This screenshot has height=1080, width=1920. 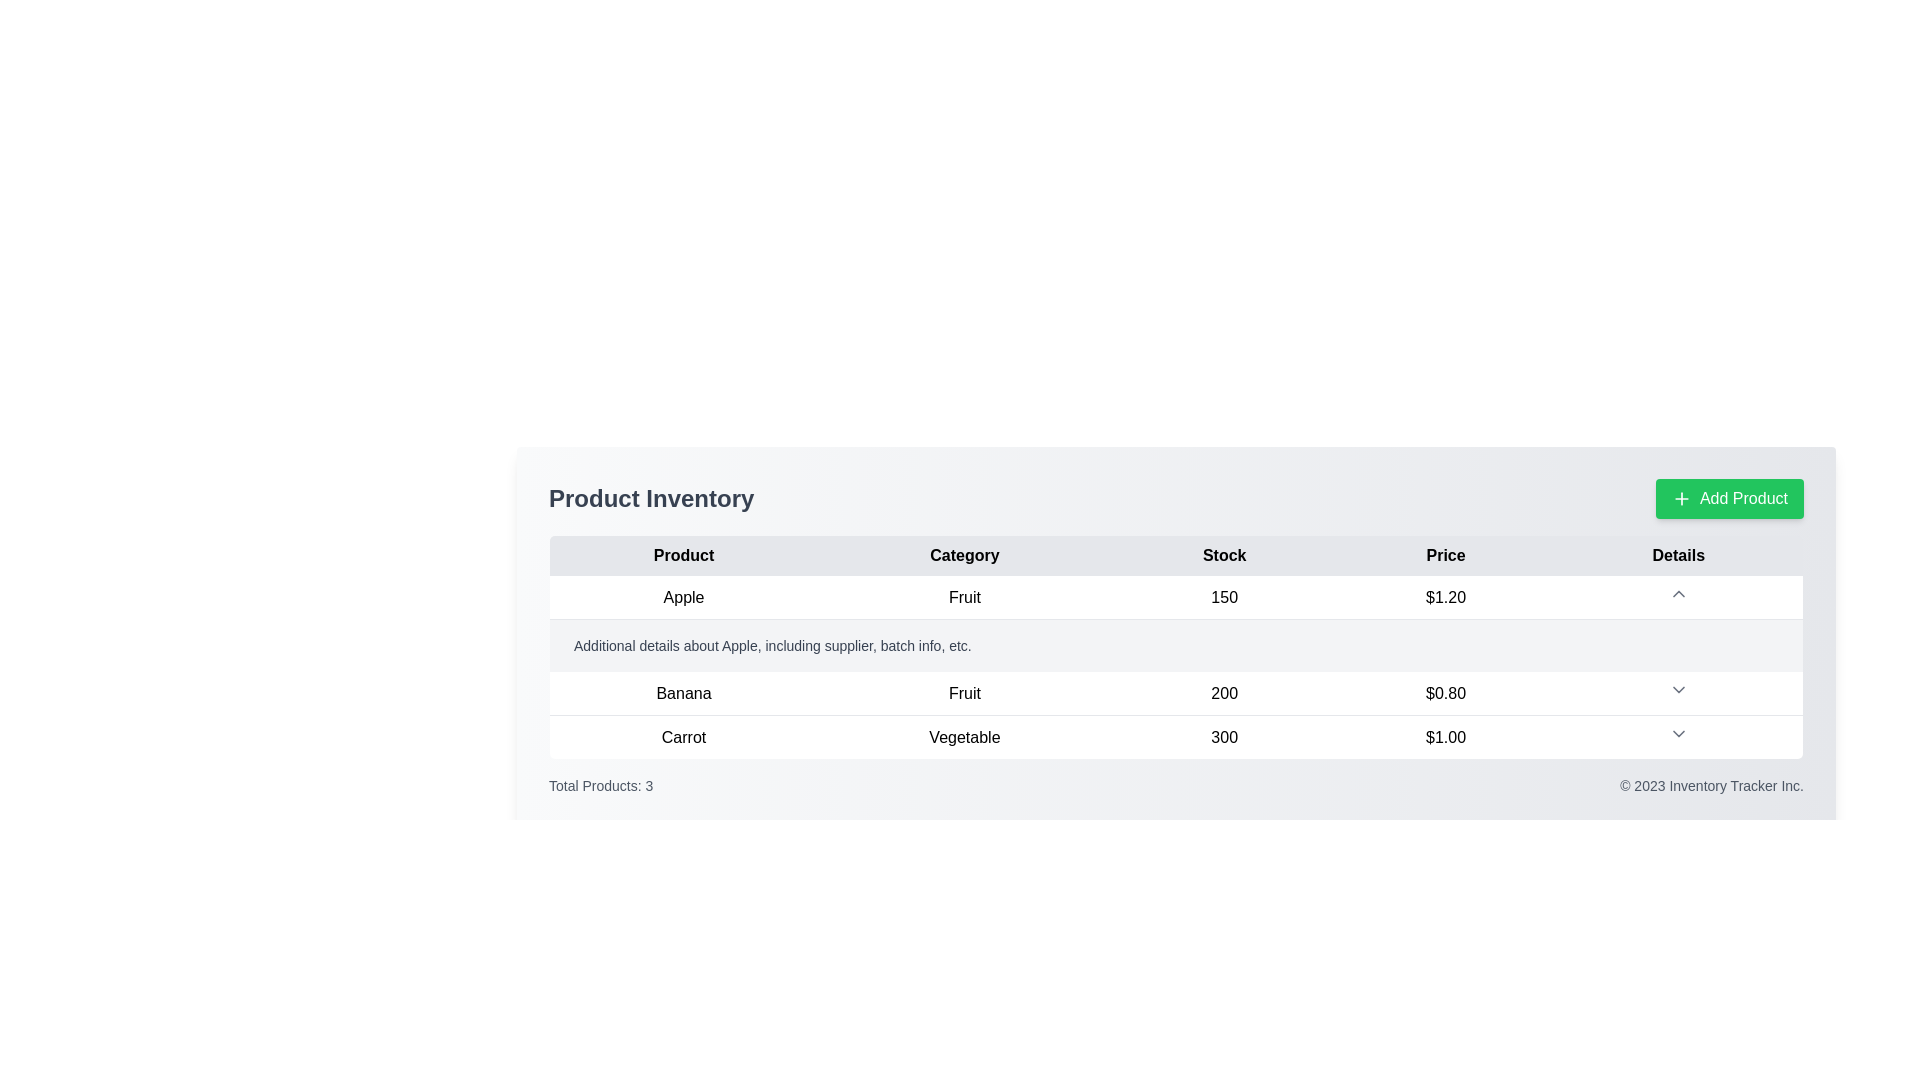 I want to click on the chevron toggle button in the 'Details' column for the banana product, so click(x=1678, y=689).